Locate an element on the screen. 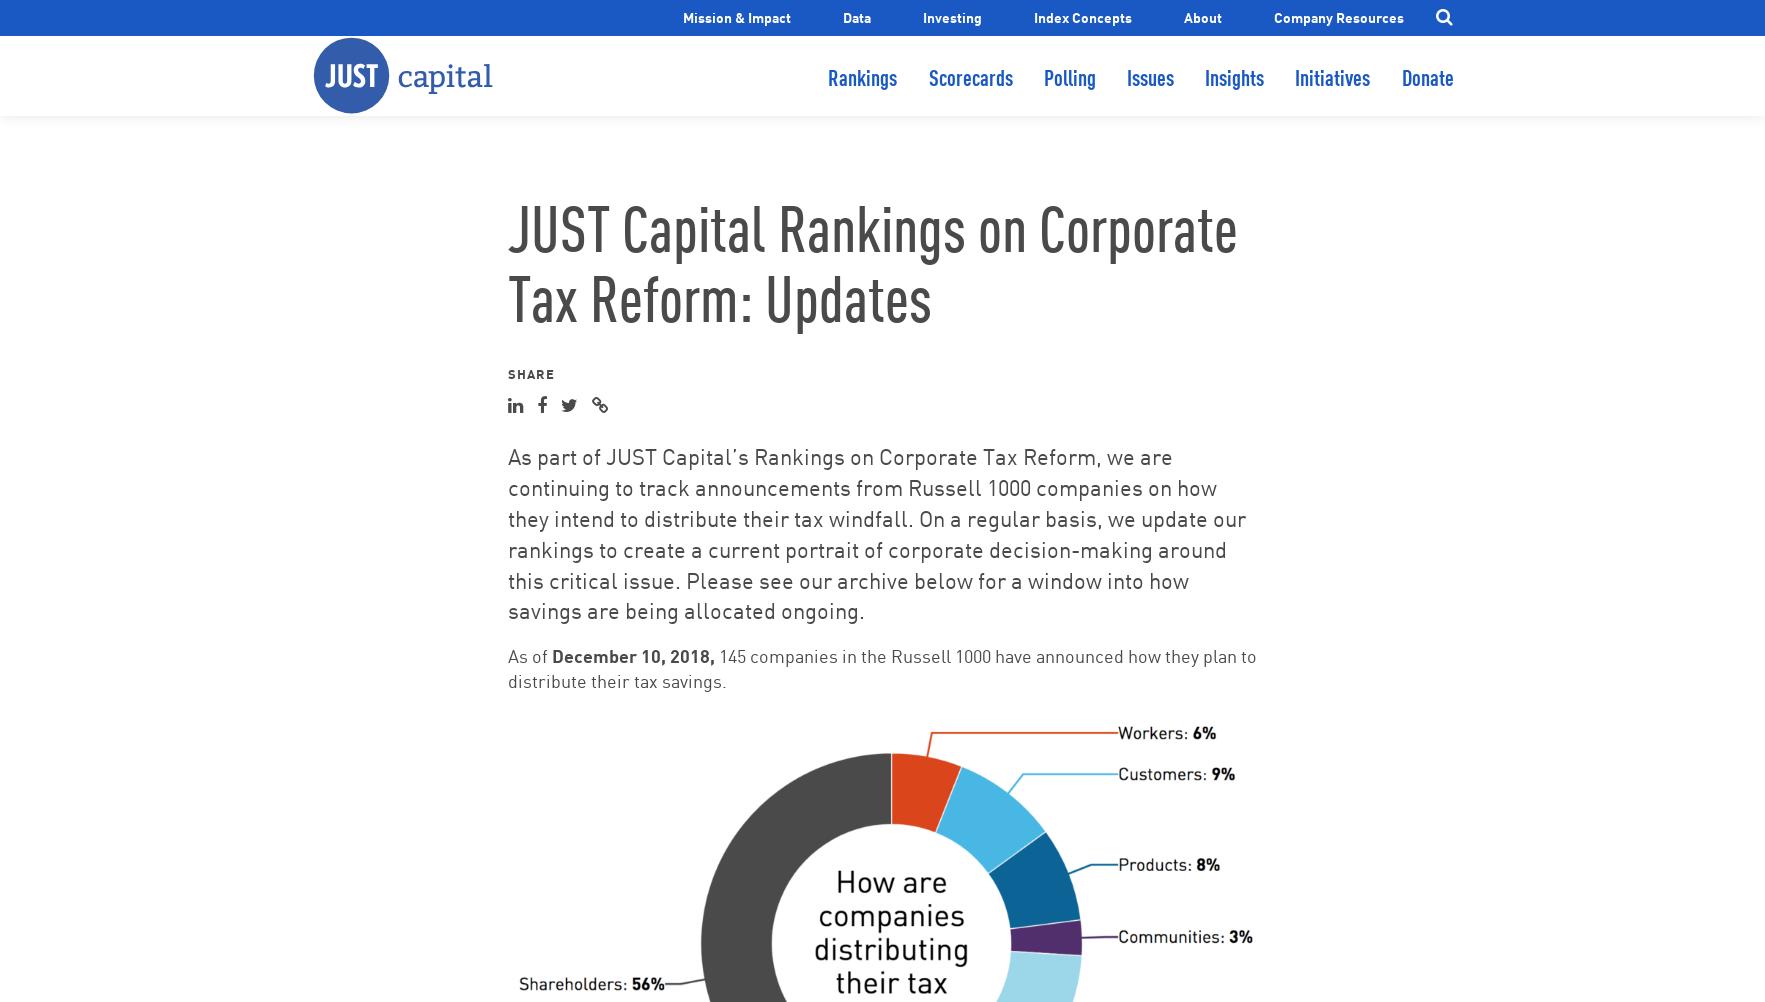 The width and height of the screenshot is (1765, 1002). 'As part of JUST Capital’s Rankings on Corporate Tax Reform, we are continuing to track announcements from Russell 1000 companies on how they intend to distribute their tax windfall. On a regular basis, we update our rankings to create a current portrait of corporate decision-making around this critical issue. Please see our archive below for a window into how savings are being allocated ongoing.' is located at coordinates (874, 532).